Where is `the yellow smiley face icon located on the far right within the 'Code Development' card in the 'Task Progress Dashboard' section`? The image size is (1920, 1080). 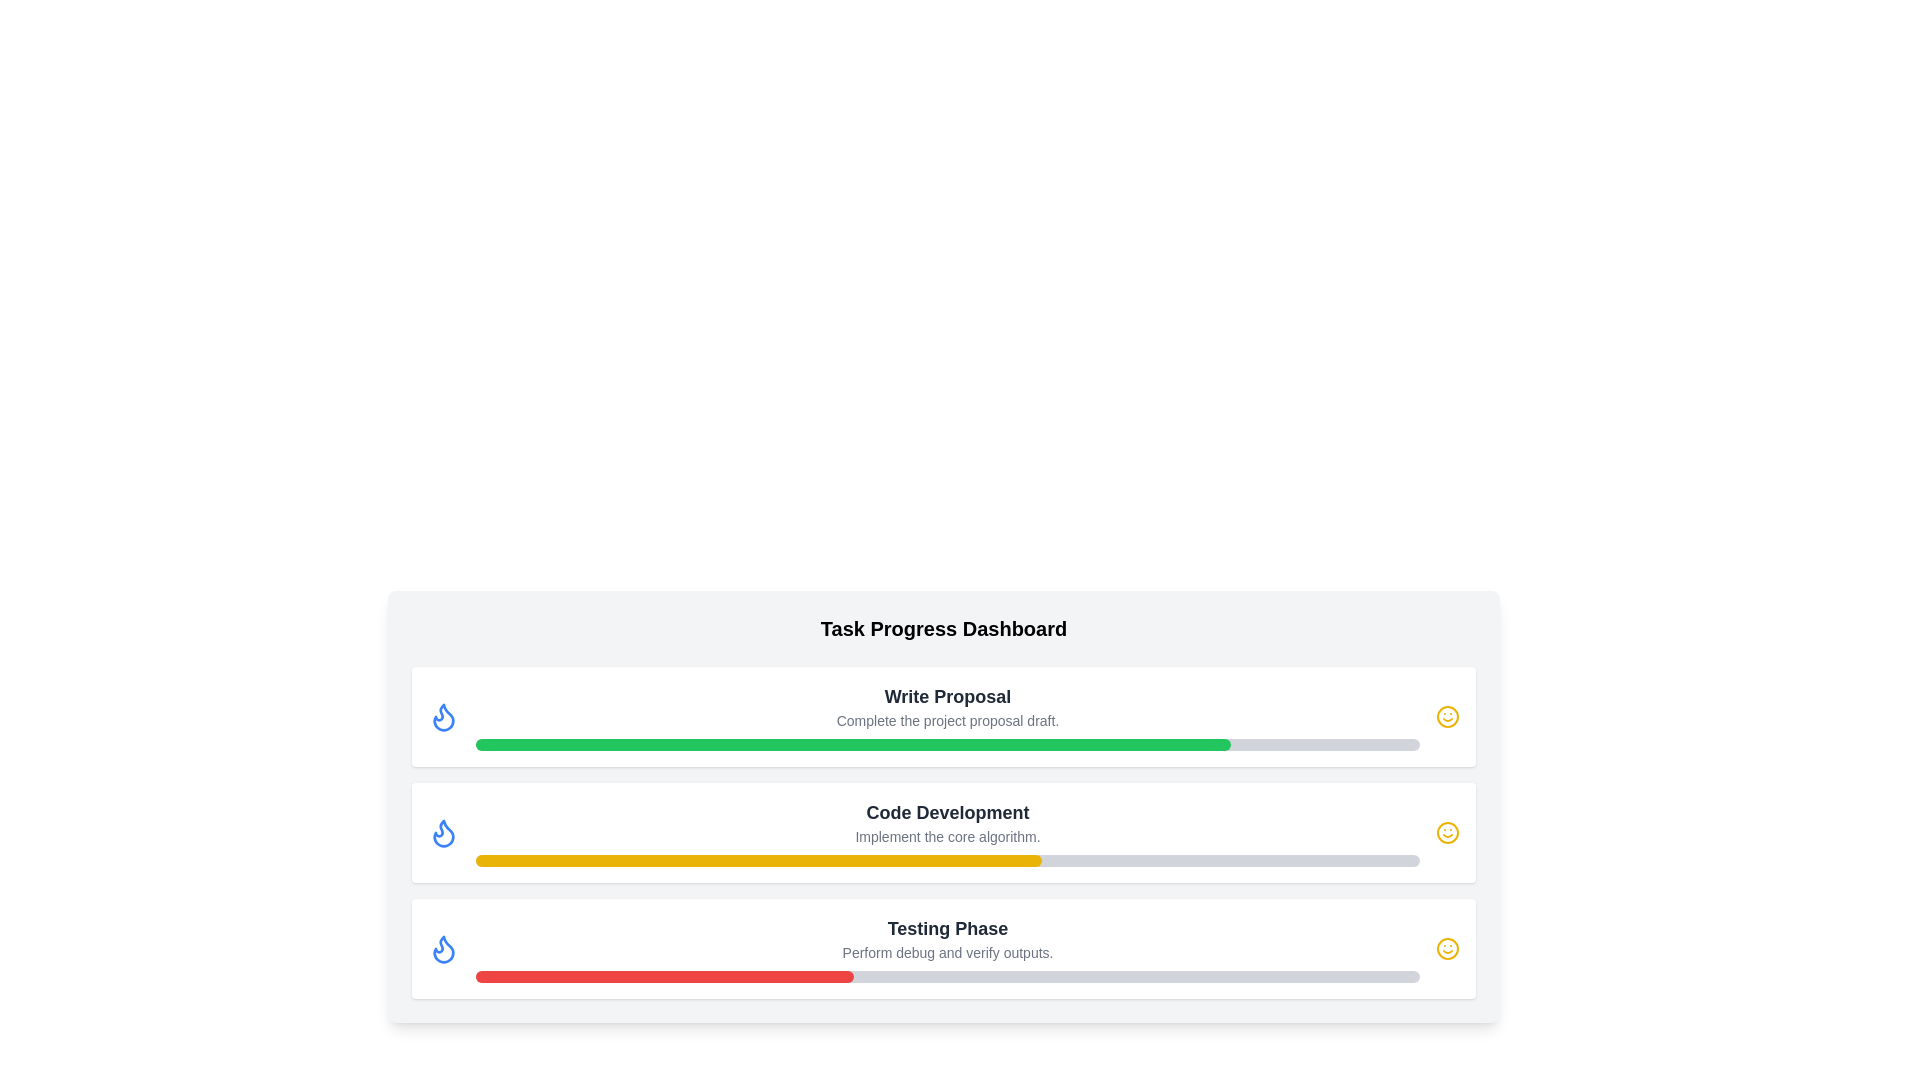 the yellow smiley face icon located on the far right within the 'Code Development' card in the 'Task Progress Dashboard' section is located at coordinates (1448, 833).